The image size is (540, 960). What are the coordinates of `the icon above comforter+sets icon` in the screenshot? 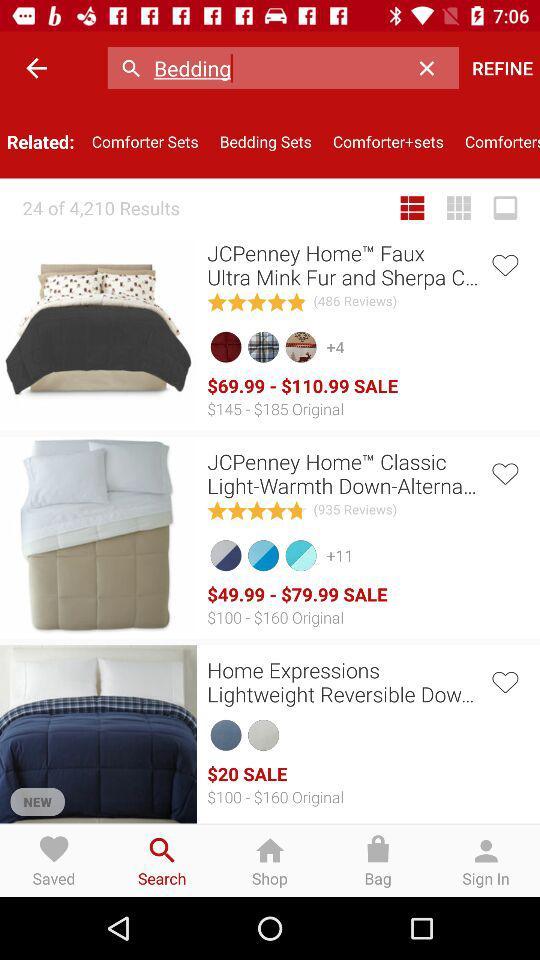 It's located at (431, 68).